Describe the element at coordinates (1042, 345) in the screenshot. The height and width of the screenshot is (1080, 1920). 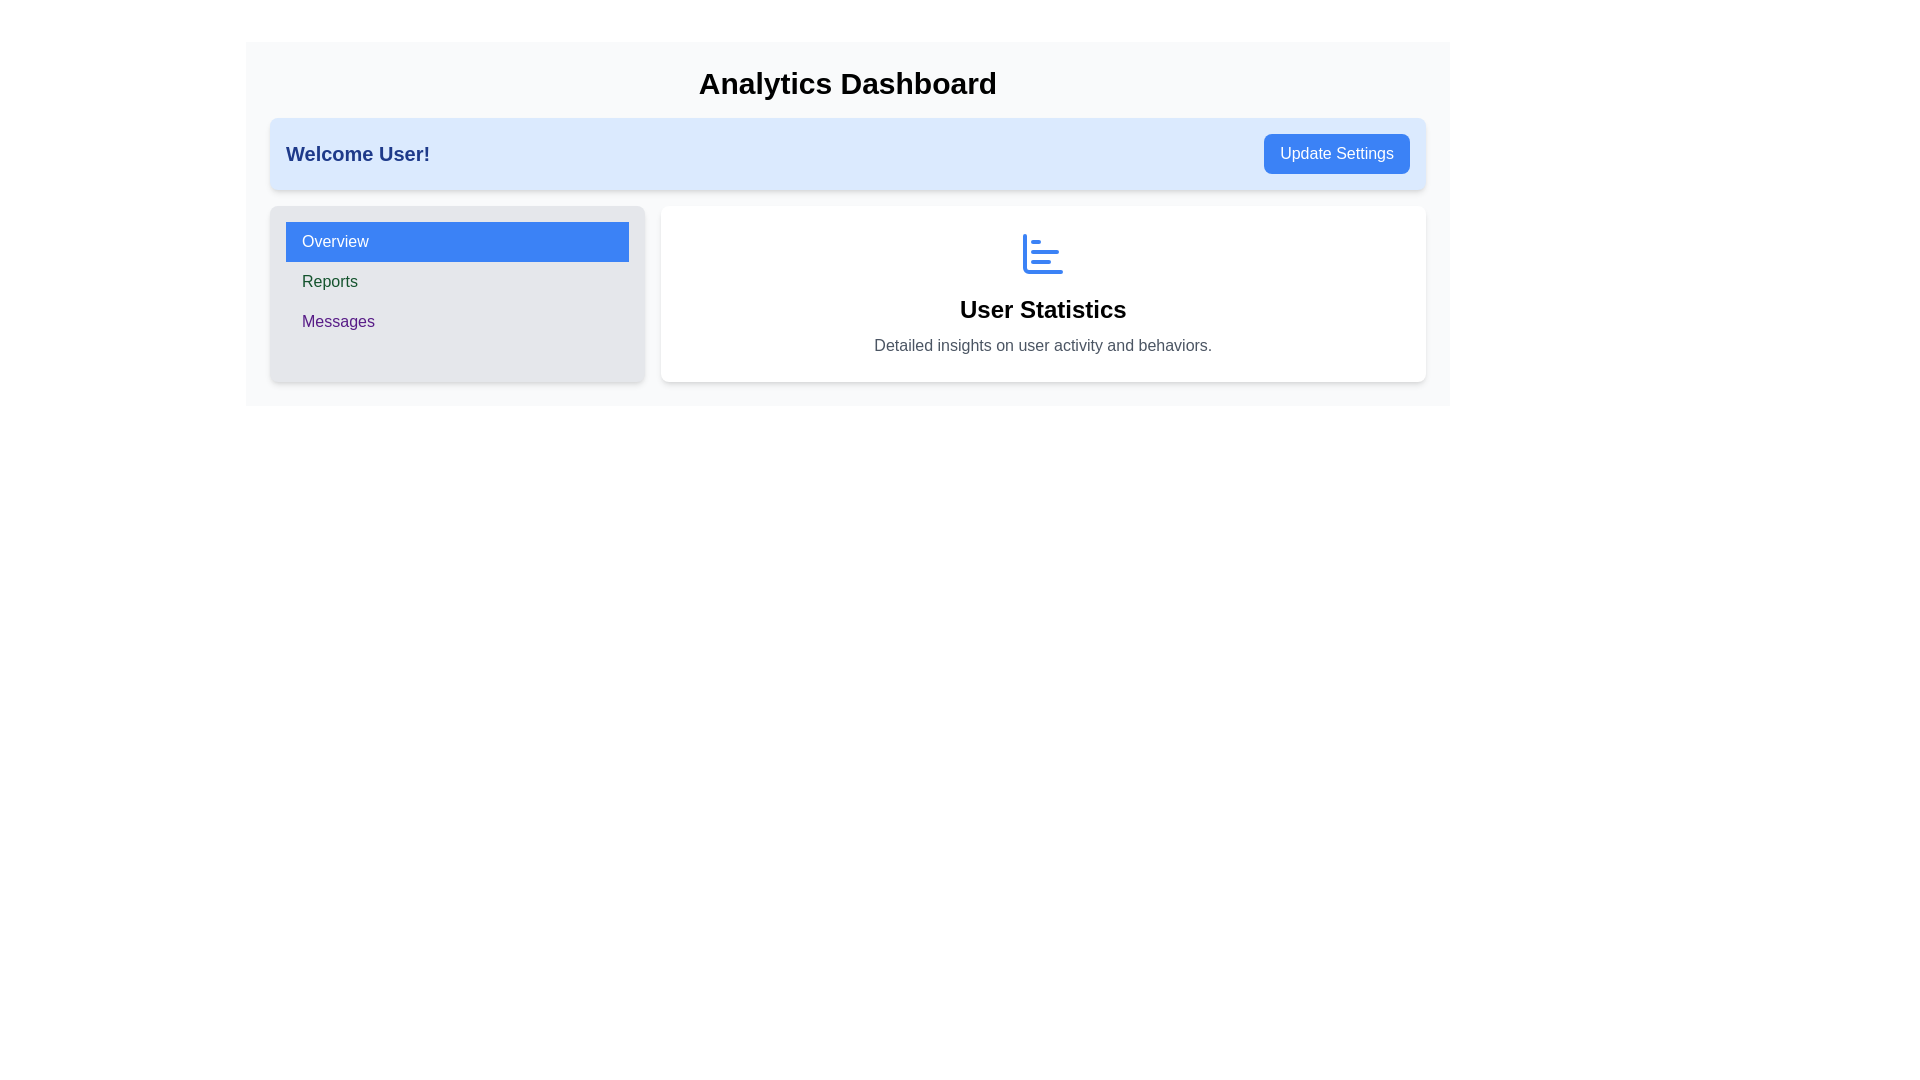
I see `the static text element that provides a summary about the 'User Statistics' section, located directly below the 'User Statistics' title and icon` at that location.